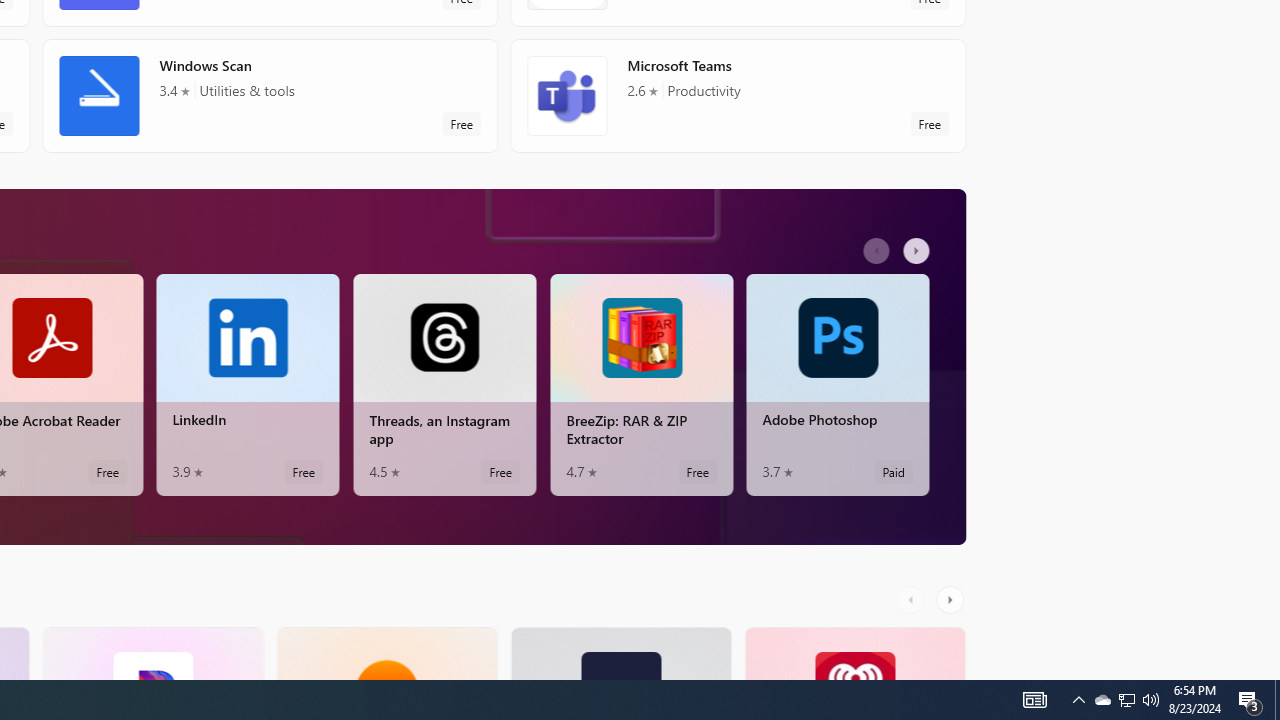  I want to click on 'Vertical Small Increase', so click(1271, 672).